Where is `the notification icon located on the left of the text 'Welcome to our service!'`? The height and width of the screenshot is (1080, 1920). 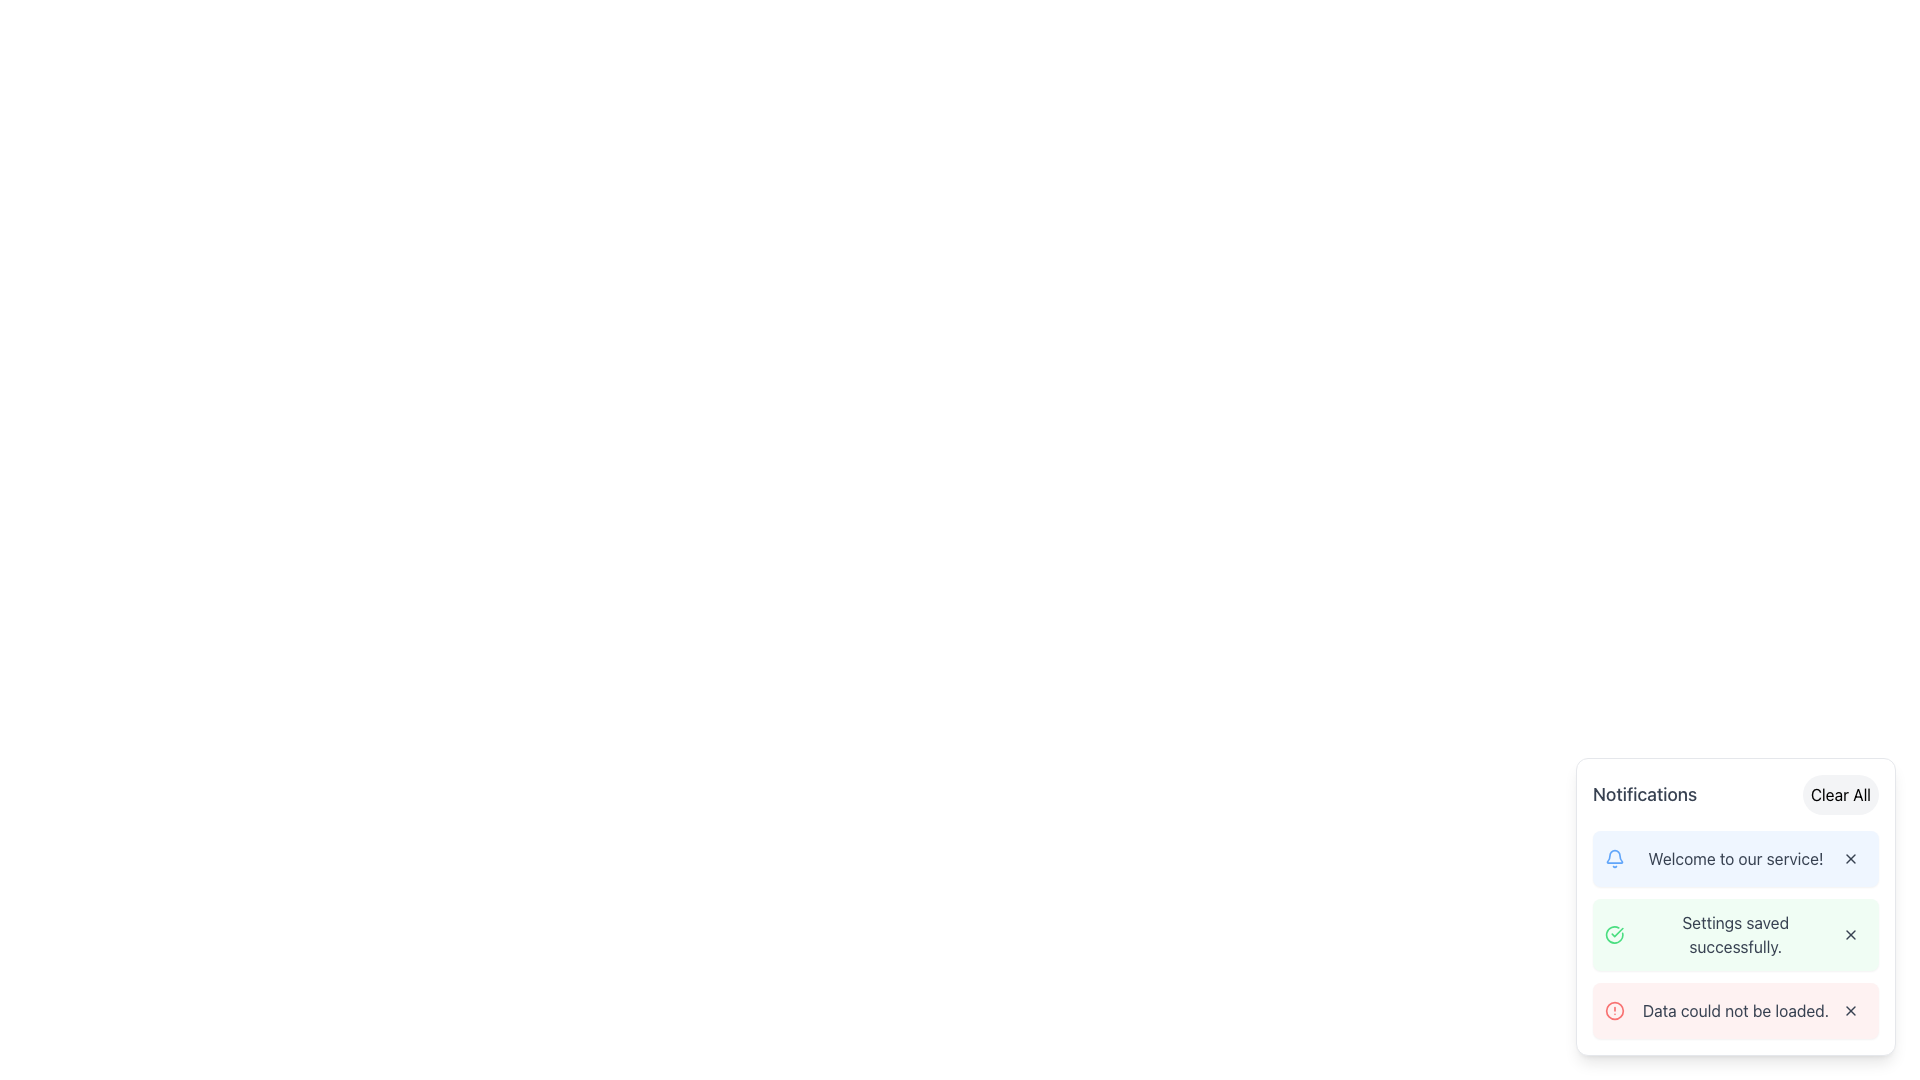
the notification icon located on the left of the text 'Welcome to our service!' is located at coordinates (1614, 858).